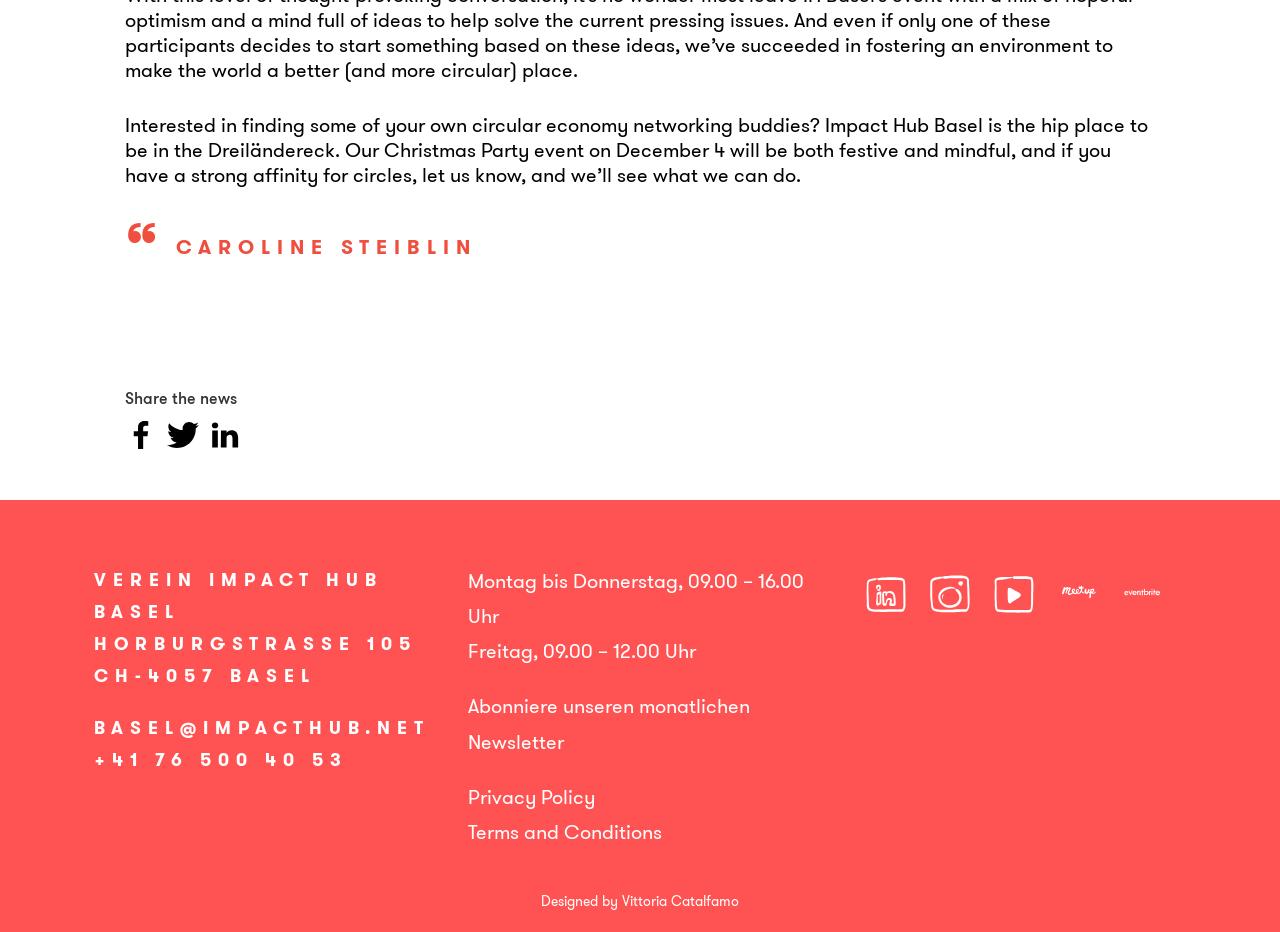 This screenshot has width=1280, height=932. What do you see at coordinates (466, 722) in the screenshot?
I see `'Abonniere unseren monatlichen Newsletter'` at bounding box center [466, 722].